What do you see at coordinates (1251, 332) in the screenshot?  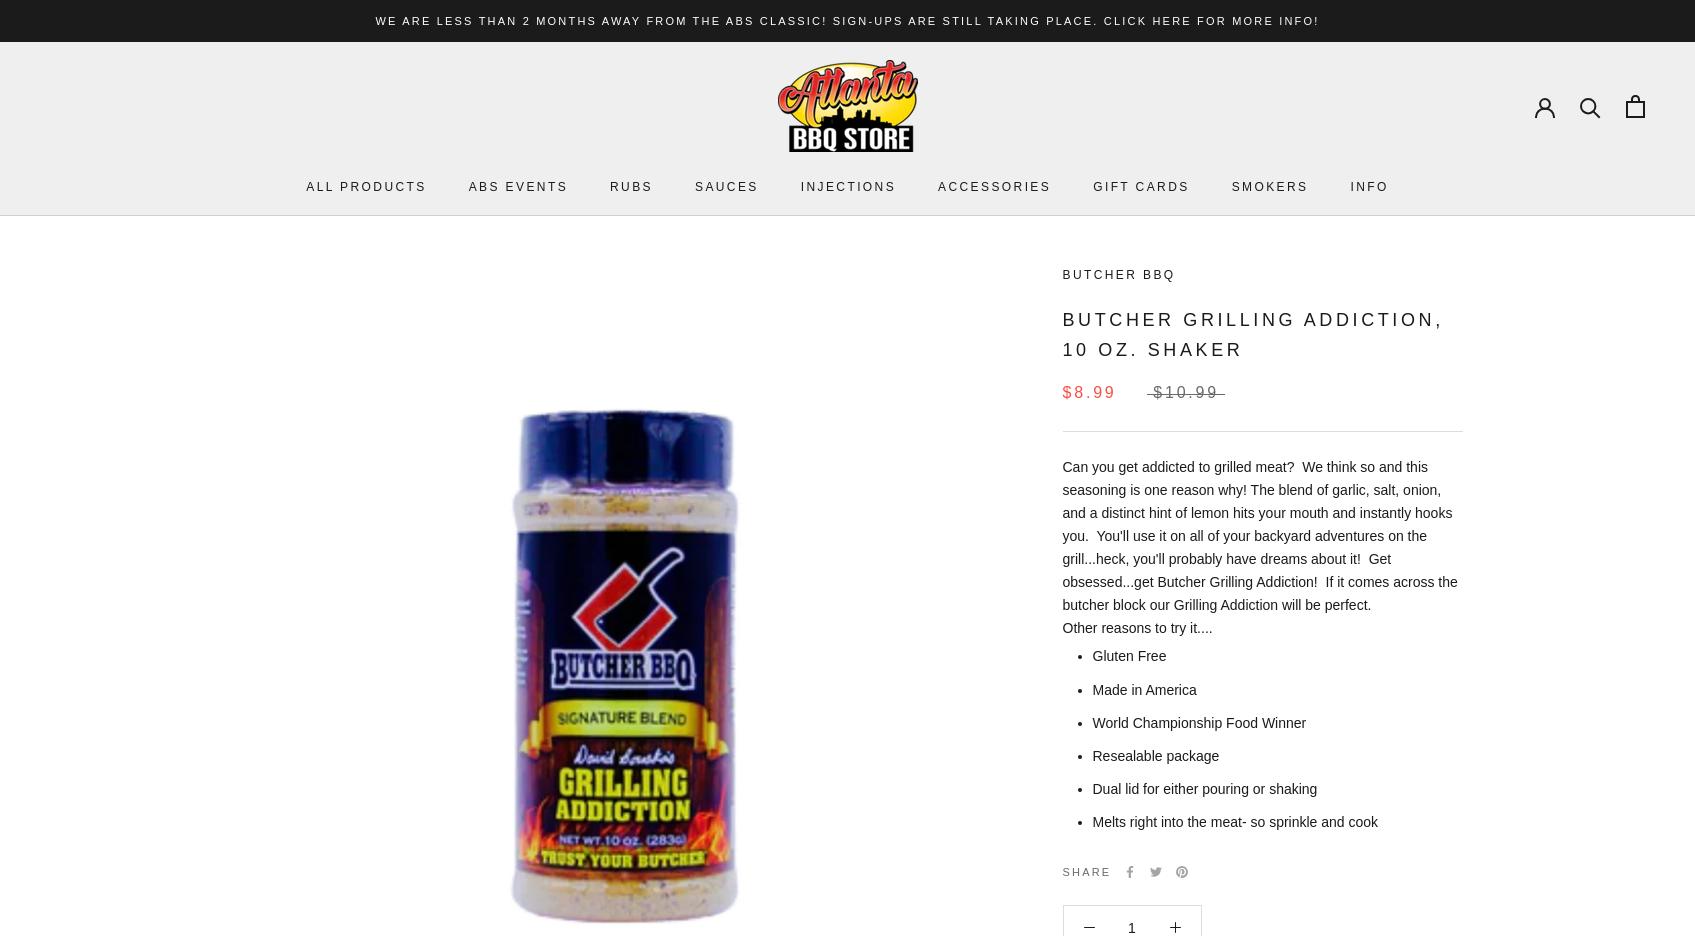 I see `'Butcher Grilling Addiction, 10 oz. shaker'` at bounding box center [1251, 332].